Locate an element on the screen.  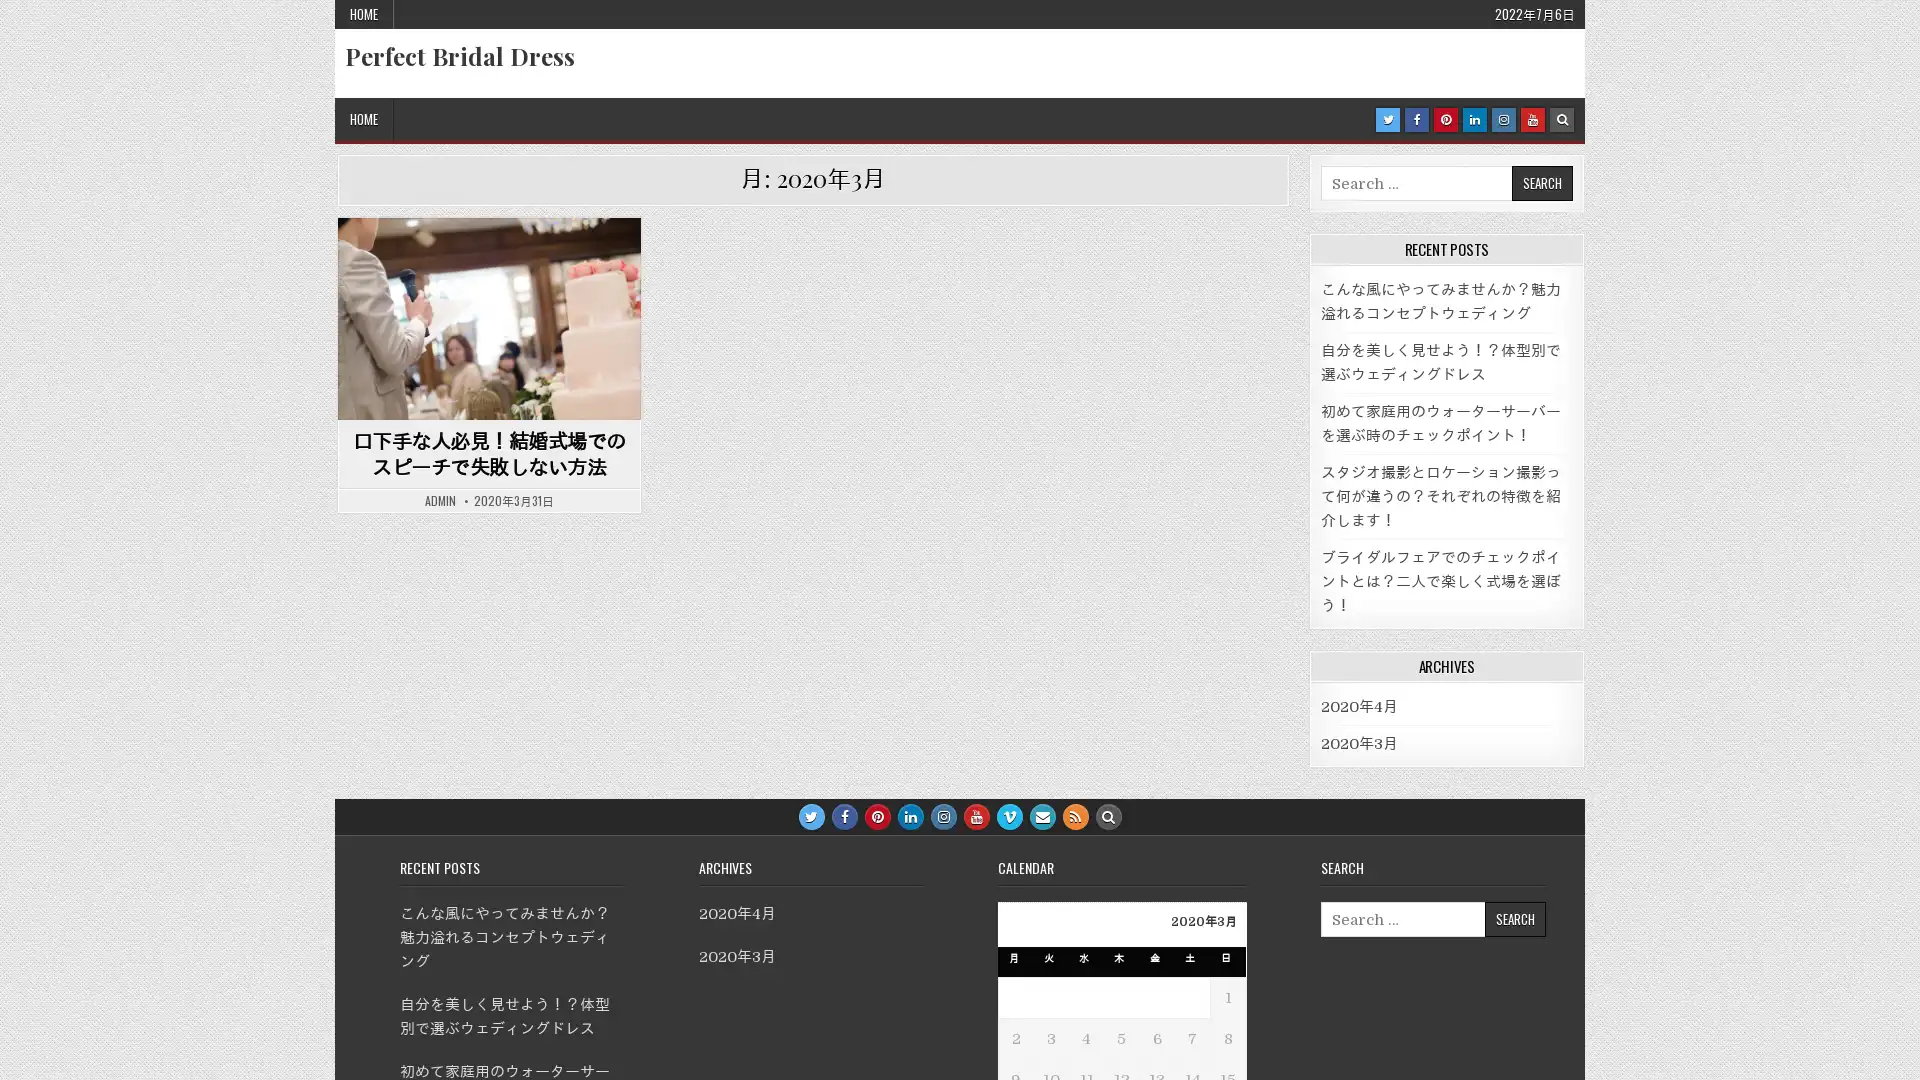
Search is located at coordinates (1540, 183).